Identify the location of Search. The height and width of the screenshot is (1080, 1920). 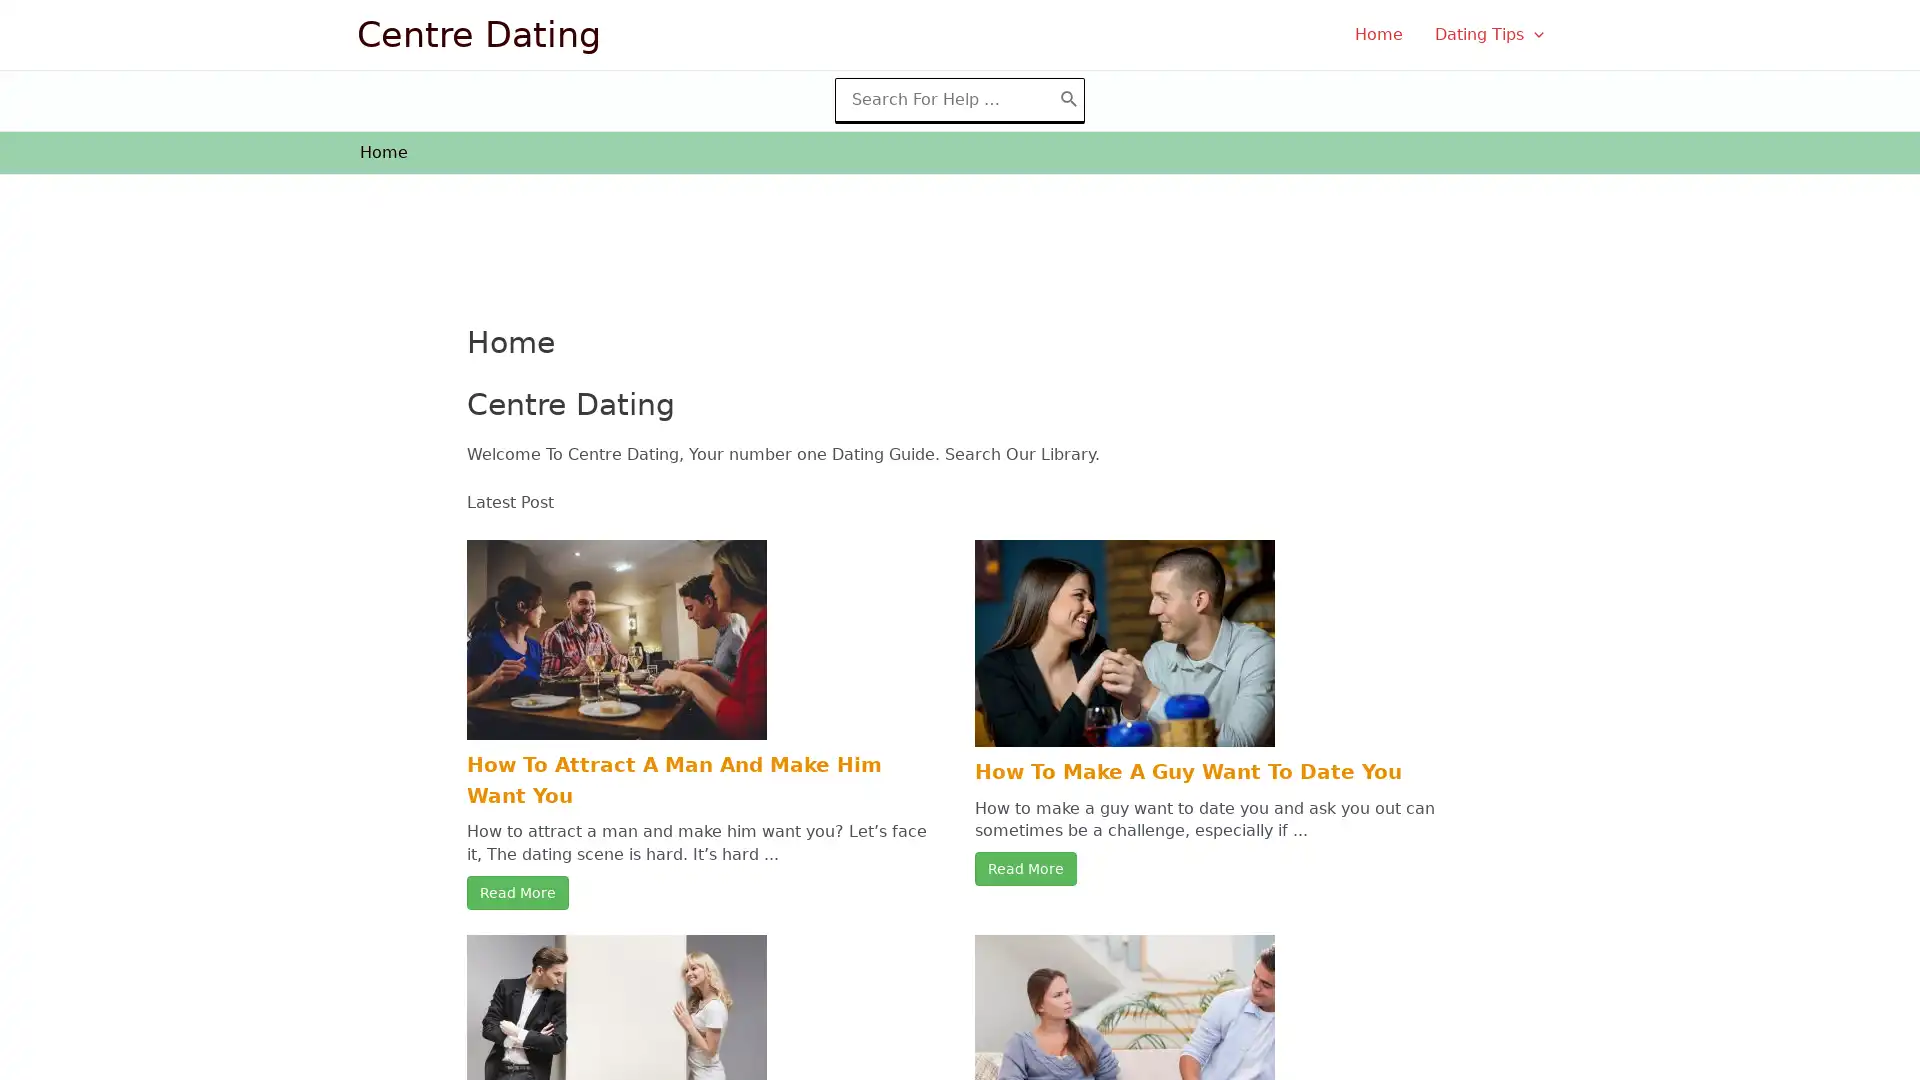
(1068, 99).